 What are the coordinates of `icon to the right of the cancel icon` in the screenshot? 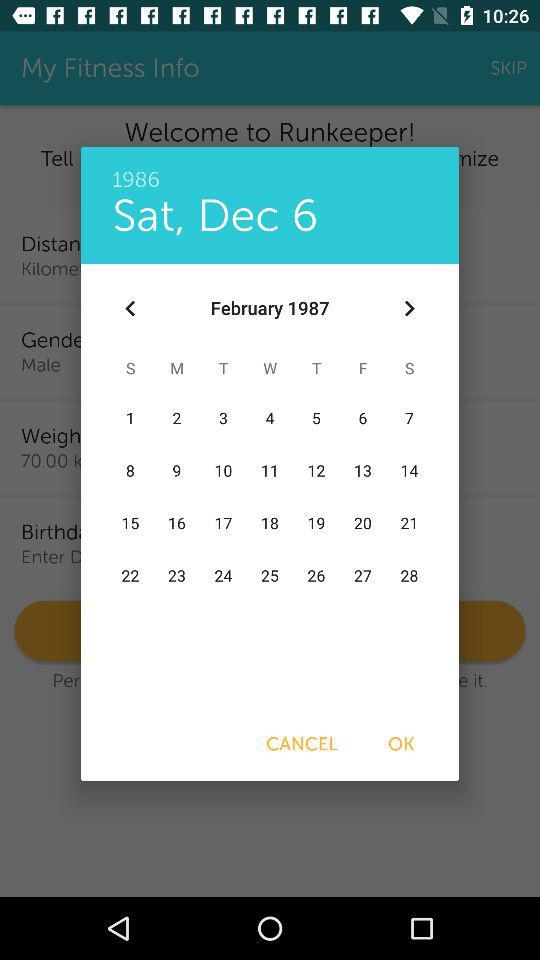 It's located at (401, 743).